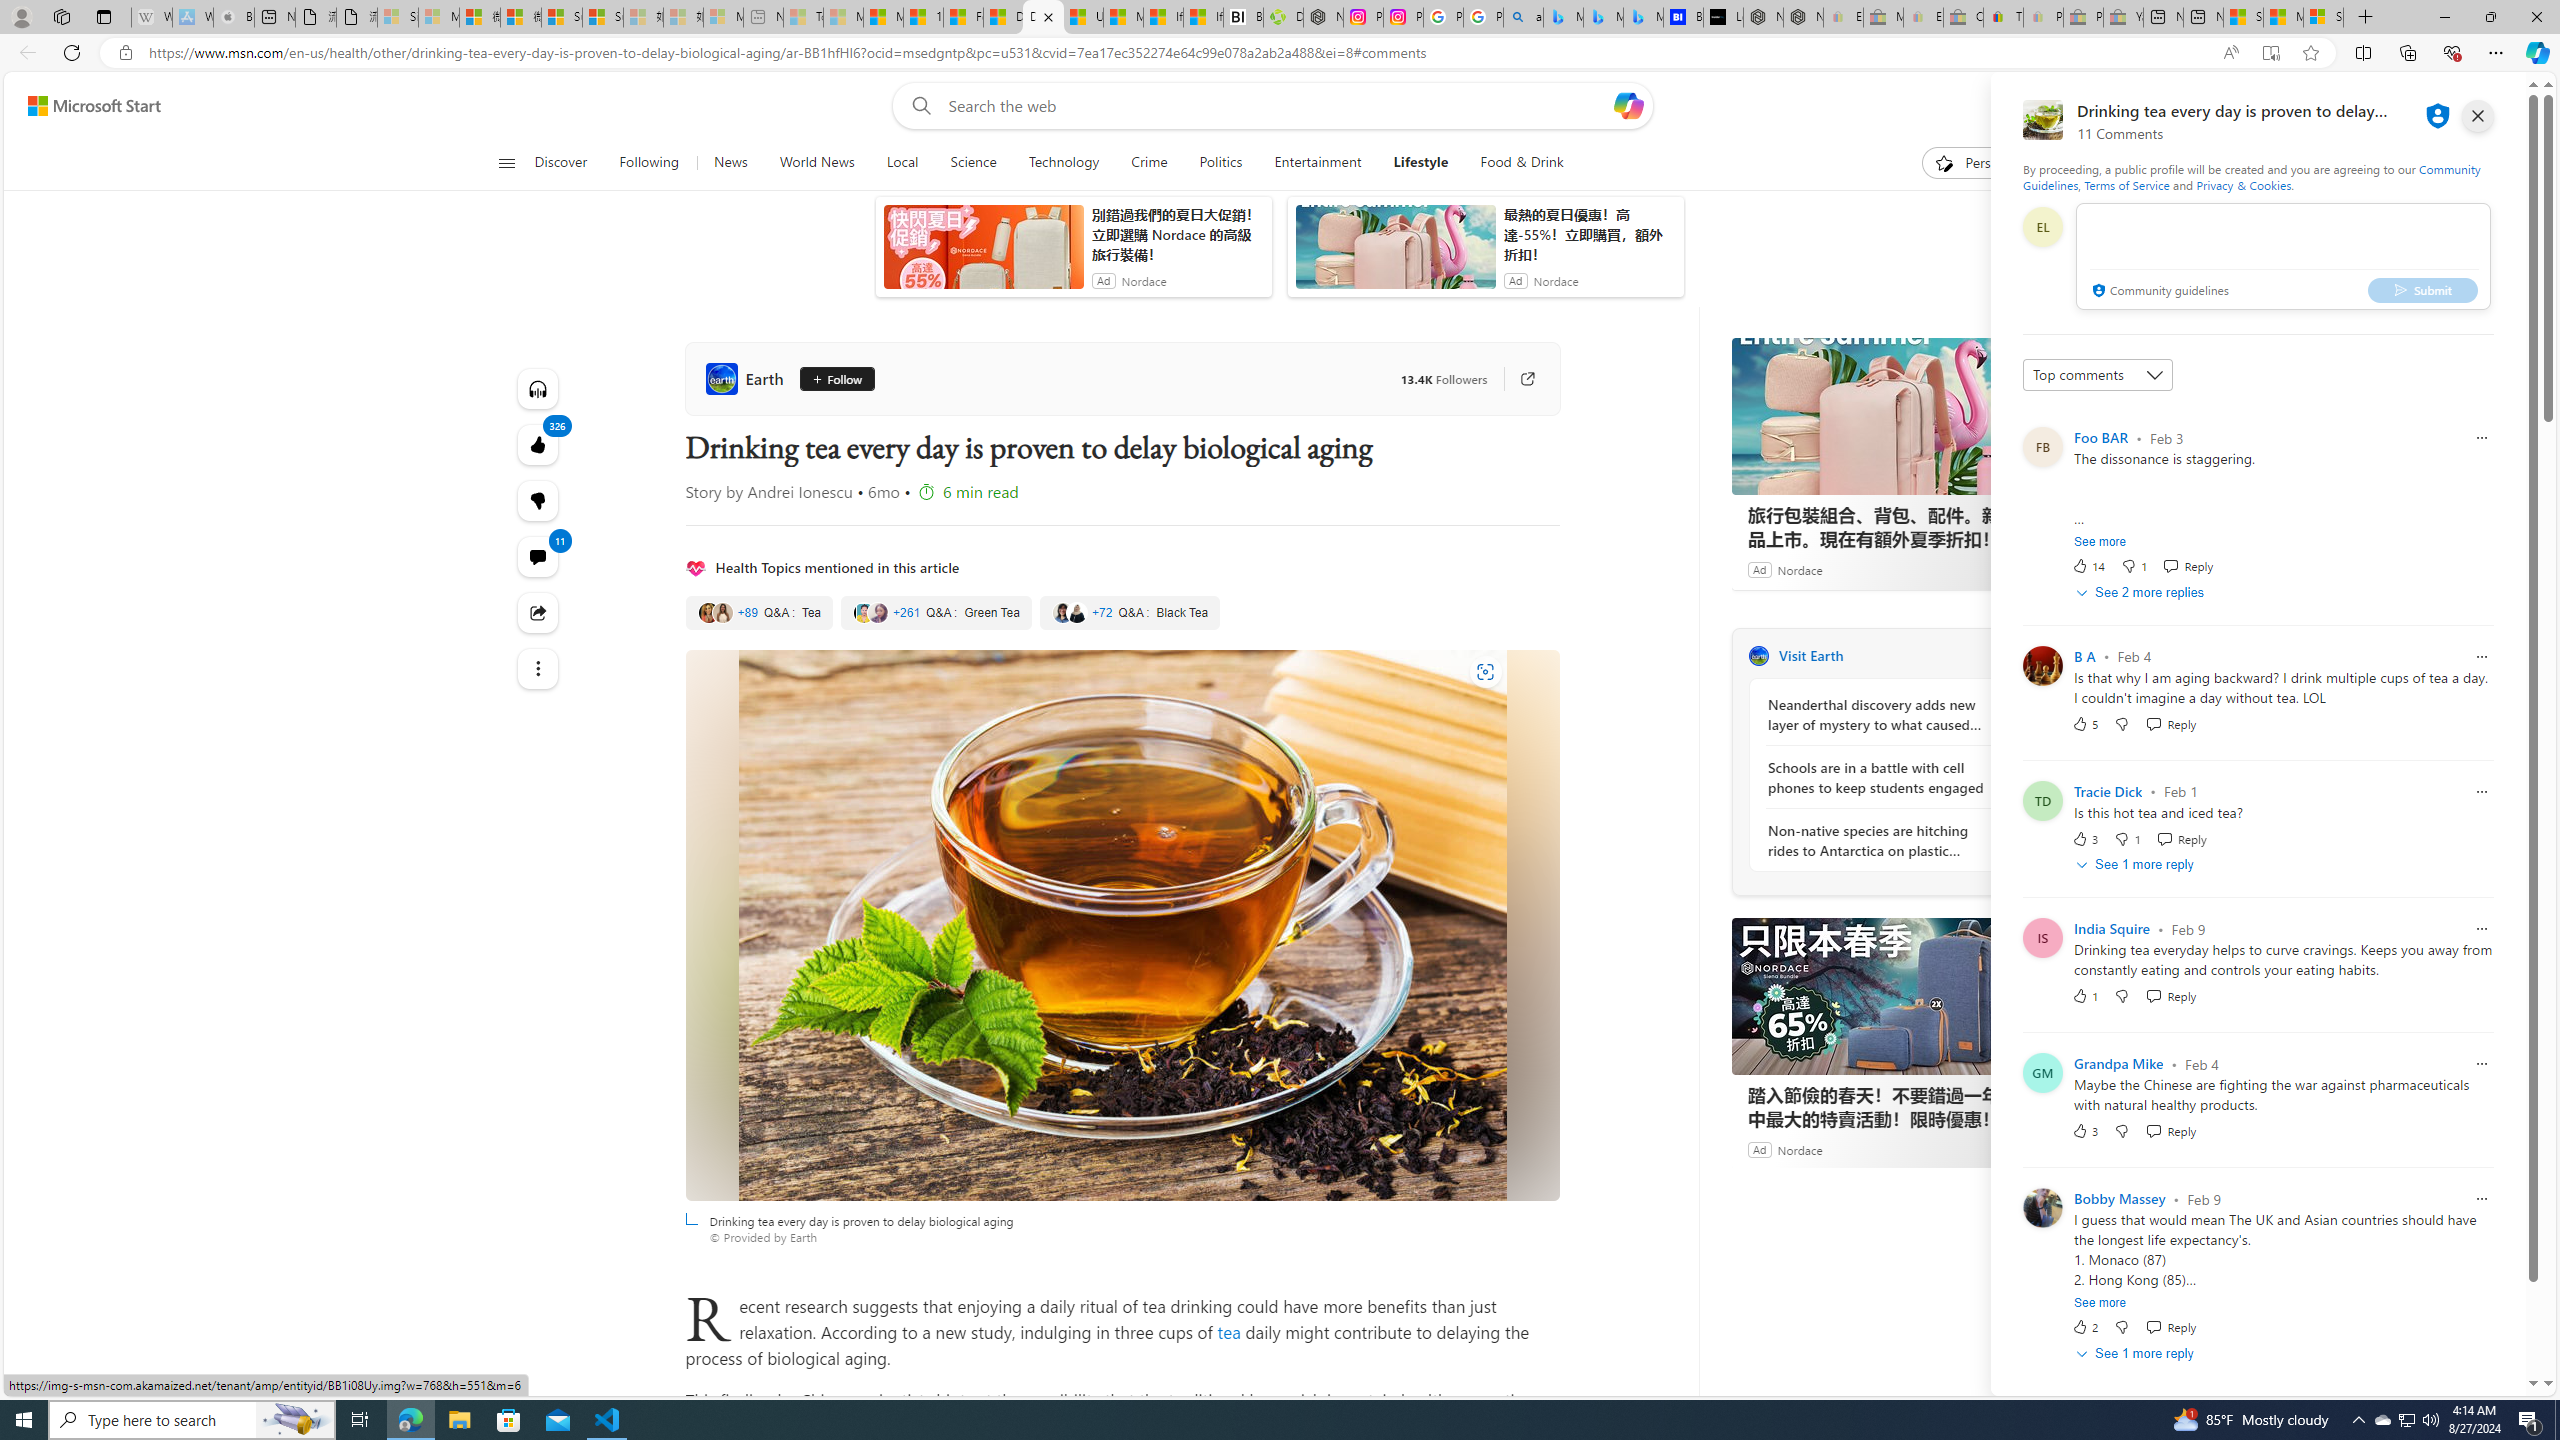  Describe the element at coordinates (1944, 161) in the screenshot. I see `'To get missing image descriptions, open the context menu.'` at that location.